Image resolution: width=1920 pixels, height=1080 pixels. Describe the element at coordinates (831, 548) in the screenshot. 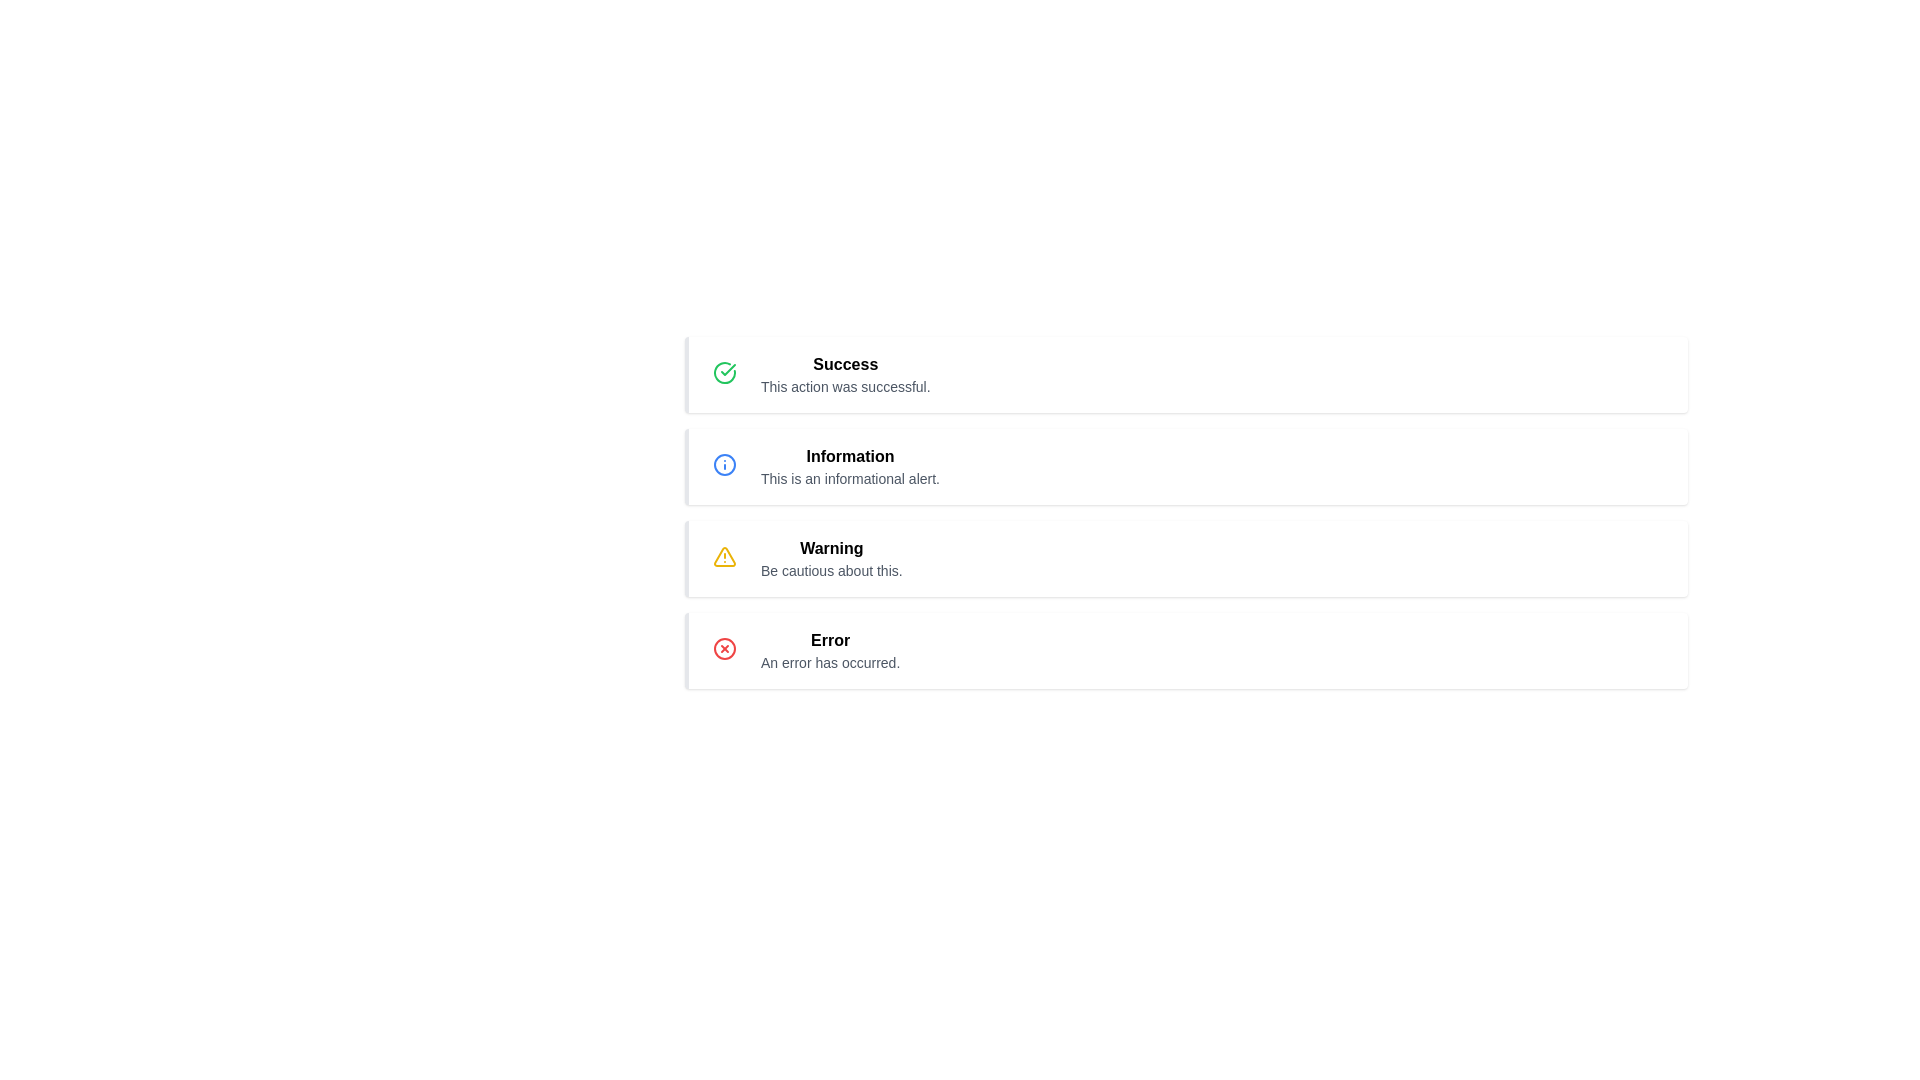

I see `the bolded 'Warning' static text element, which serves as the main header of a warning notification, positioned to the right of a yellow warning icon` at that location.